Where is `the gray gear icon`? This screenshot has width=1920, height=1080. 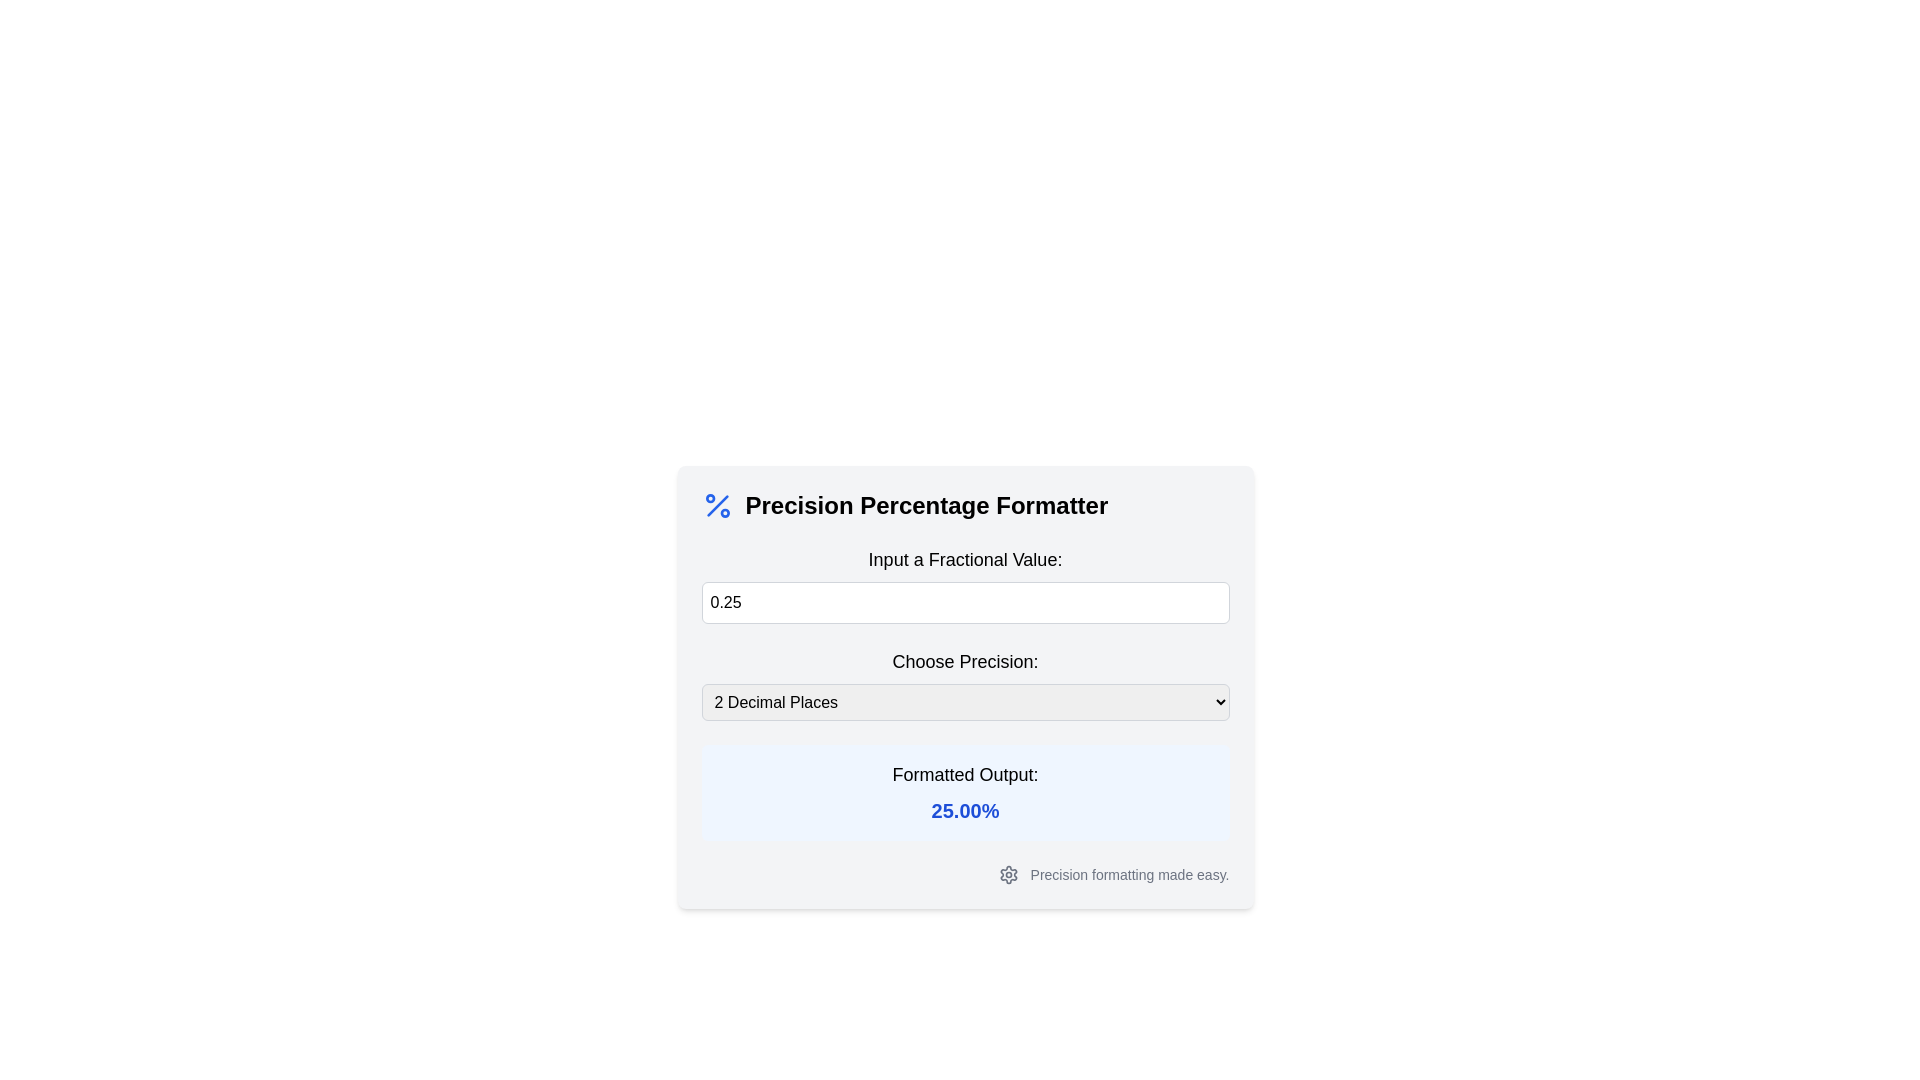 the gray gear icon is located at coordinates (1008, 874).